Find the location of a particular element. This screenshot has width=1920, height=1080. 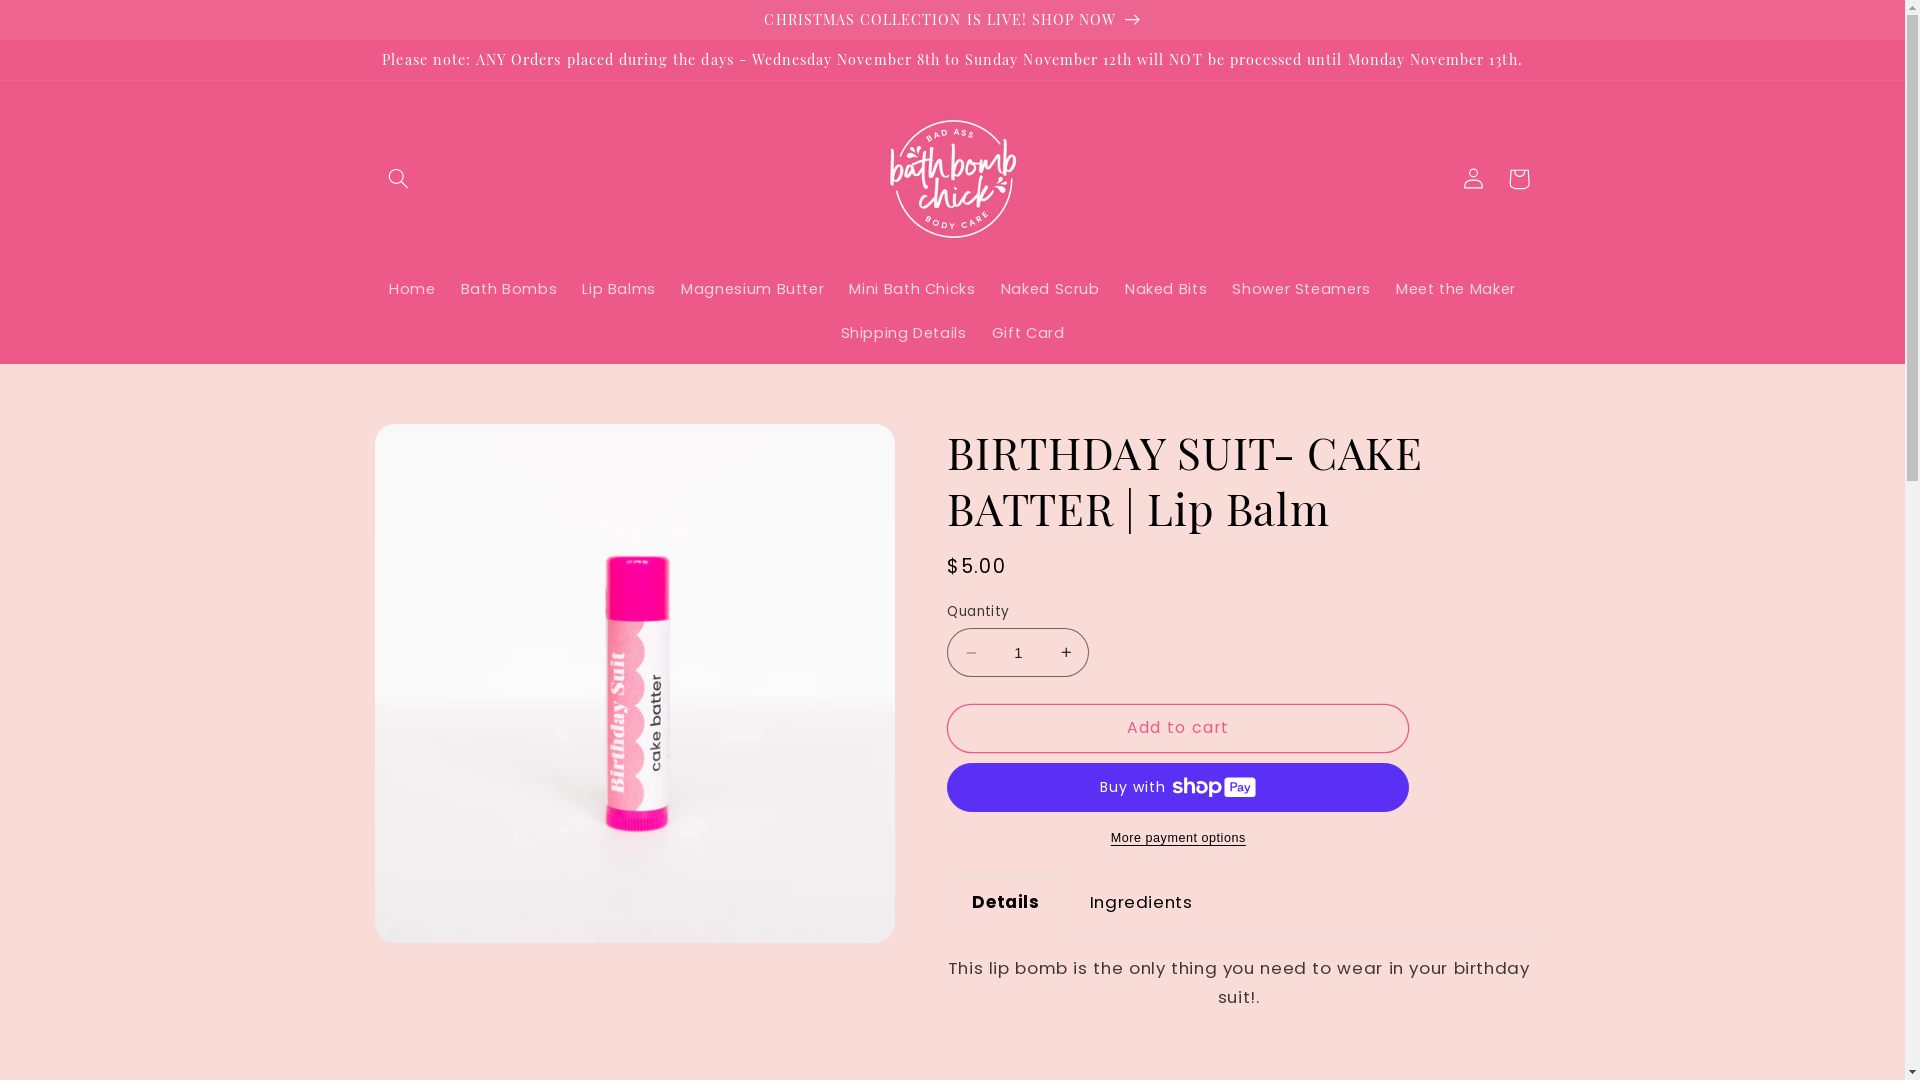

'Shower Steamers' is located at coordinates (1301, 289).